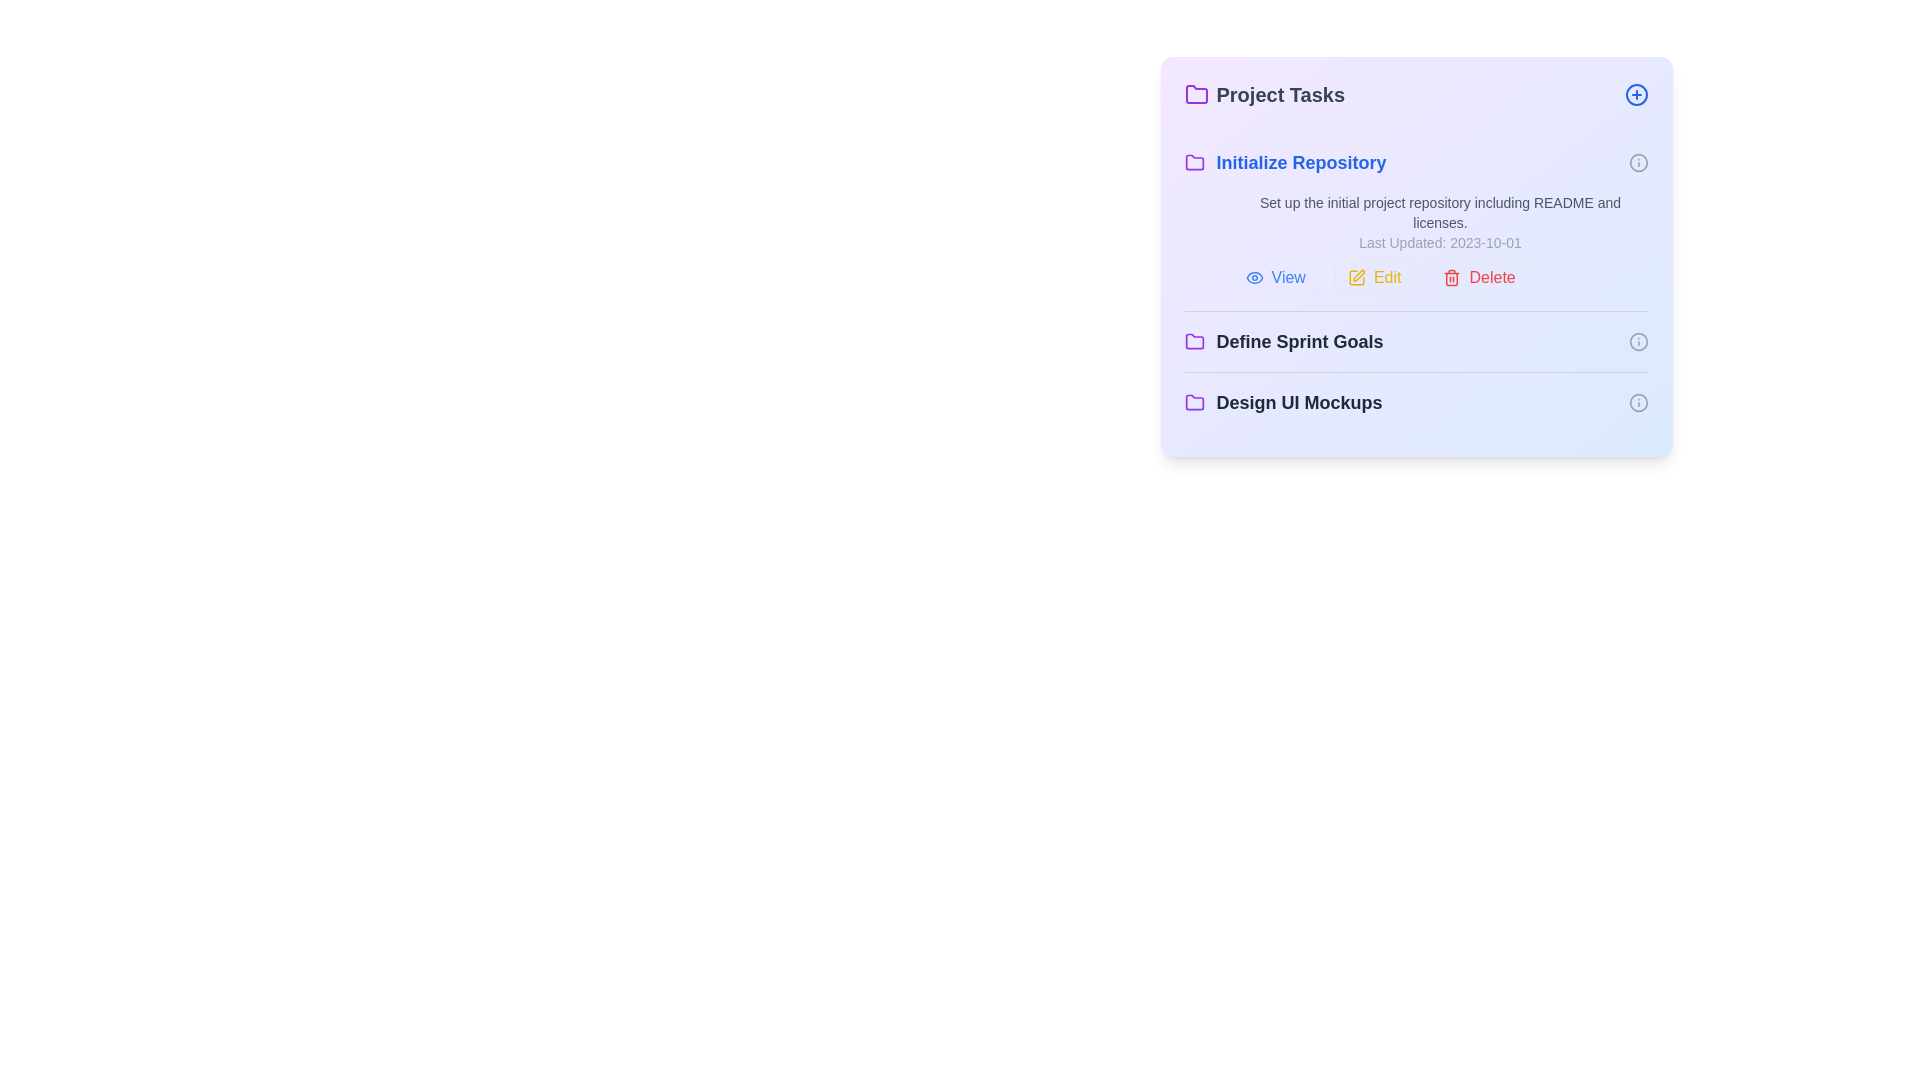  What do you see at coordinates (1373, 277) in the screenshot?
I see `the second button in the 'Initialize Repository' section` at bounding box center [1373, 277].